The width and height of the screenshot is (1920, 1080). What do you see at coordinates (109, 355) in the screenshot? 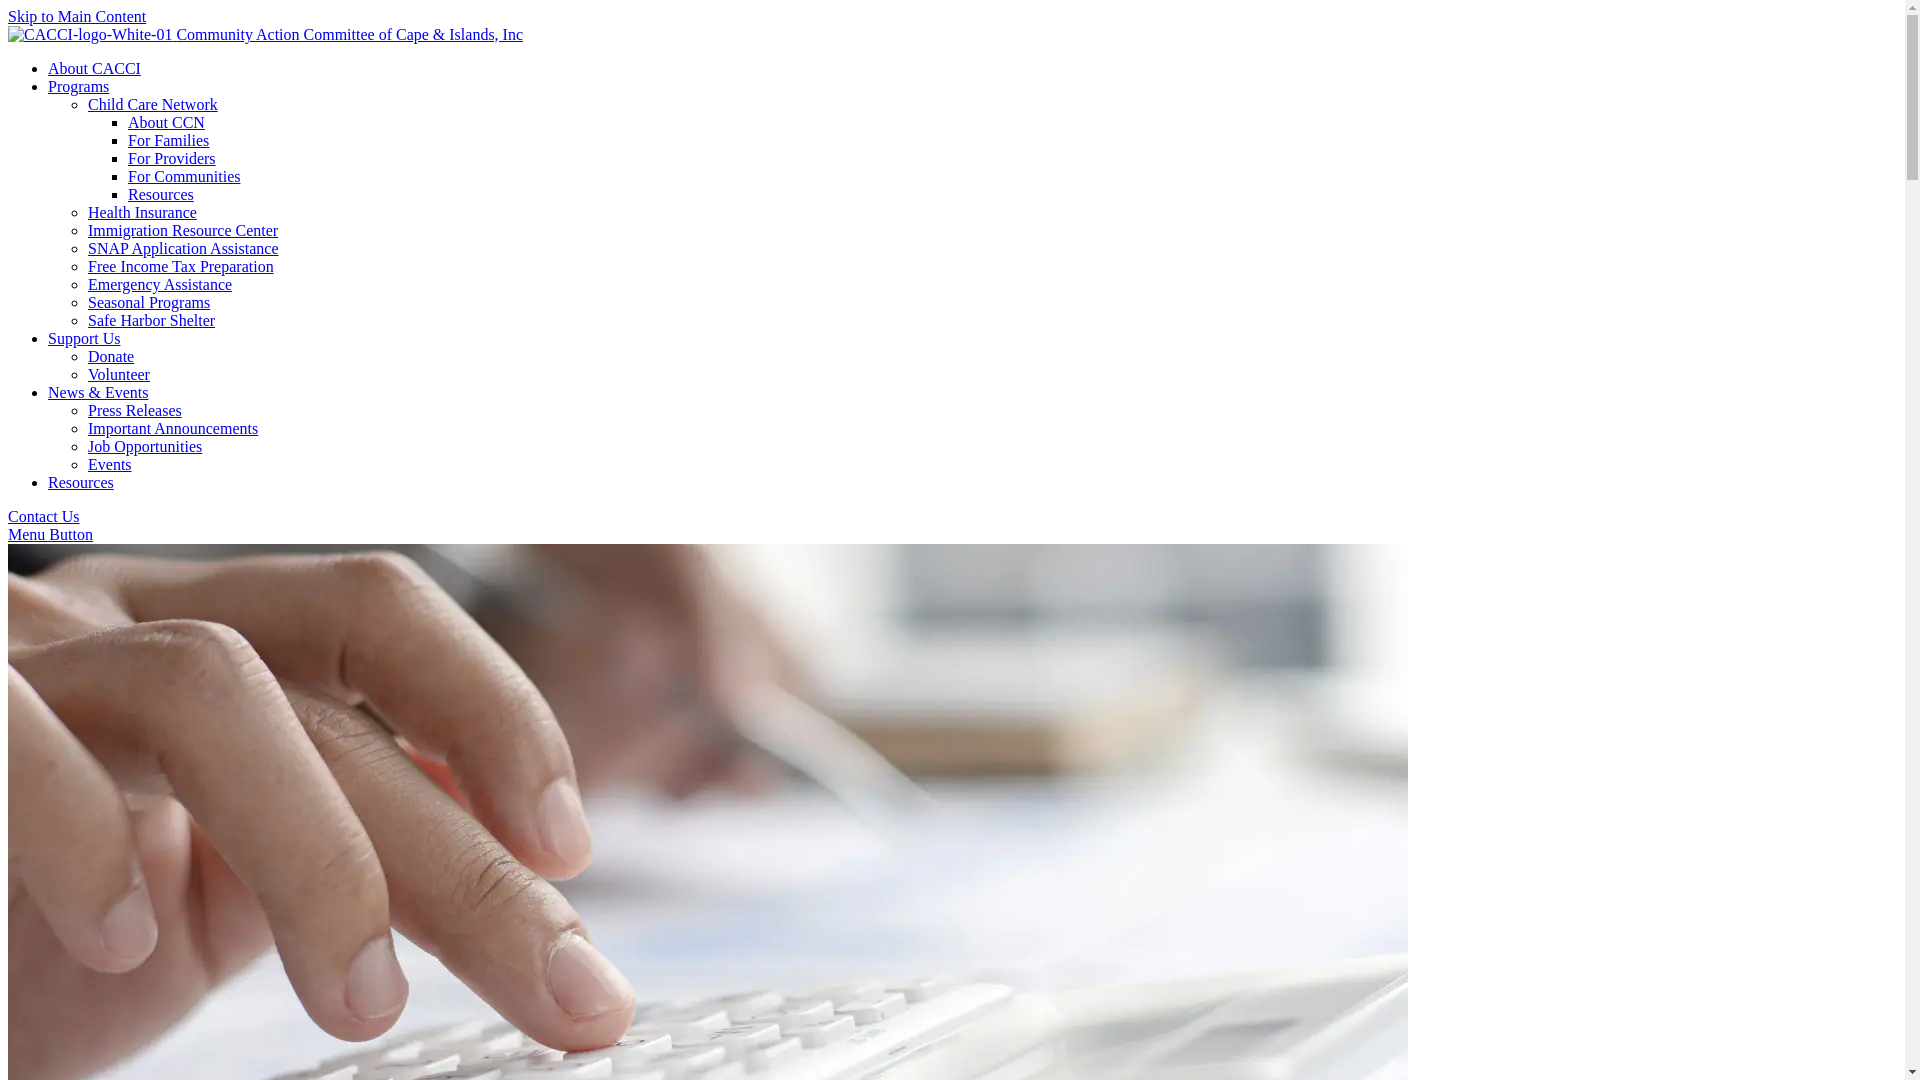
I see `'Donate'` at bounding box center [109, 355].